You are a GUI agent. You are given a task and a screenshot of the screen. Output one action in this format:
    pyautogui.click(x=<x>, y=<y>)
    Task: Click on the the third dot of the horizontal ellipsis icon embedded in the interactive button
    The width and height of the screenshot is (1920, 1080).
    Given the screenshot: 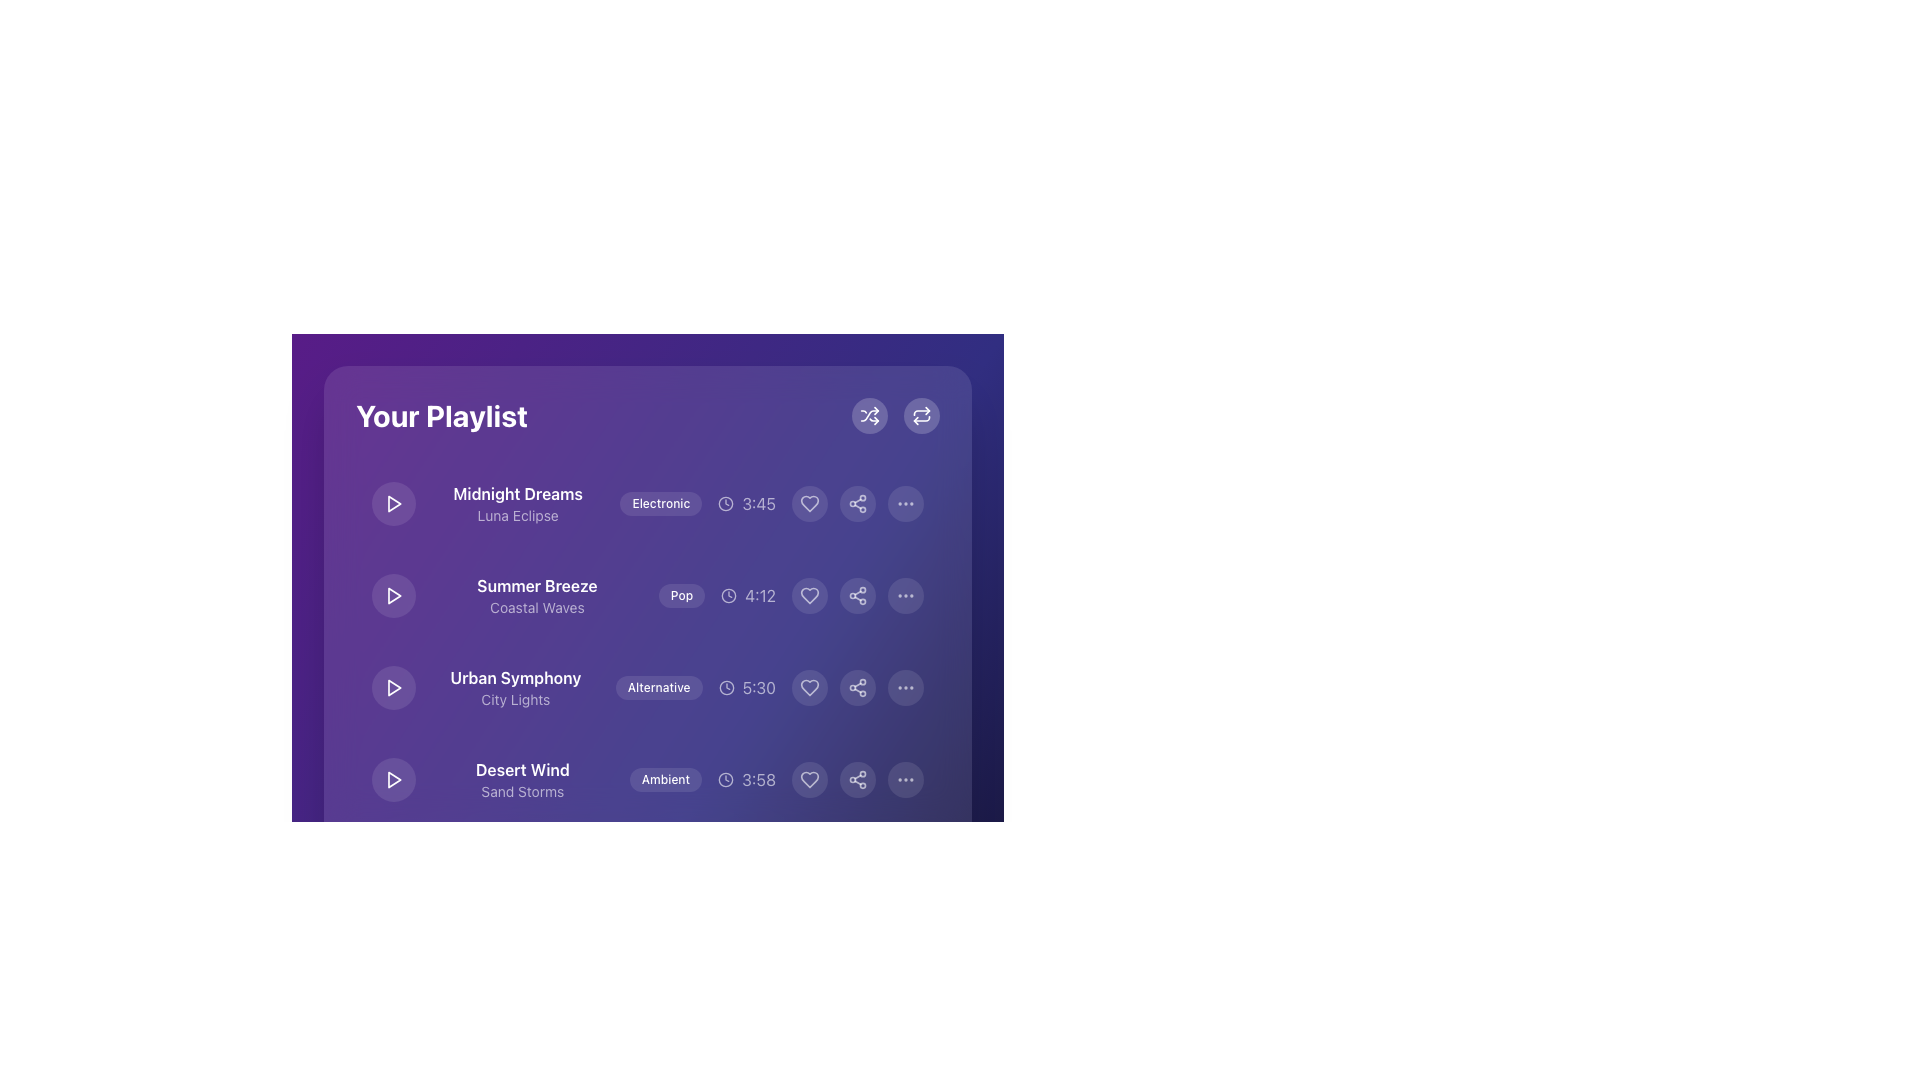 What is the action you would take?
    pyautogui.click(x=905, y=503)
    